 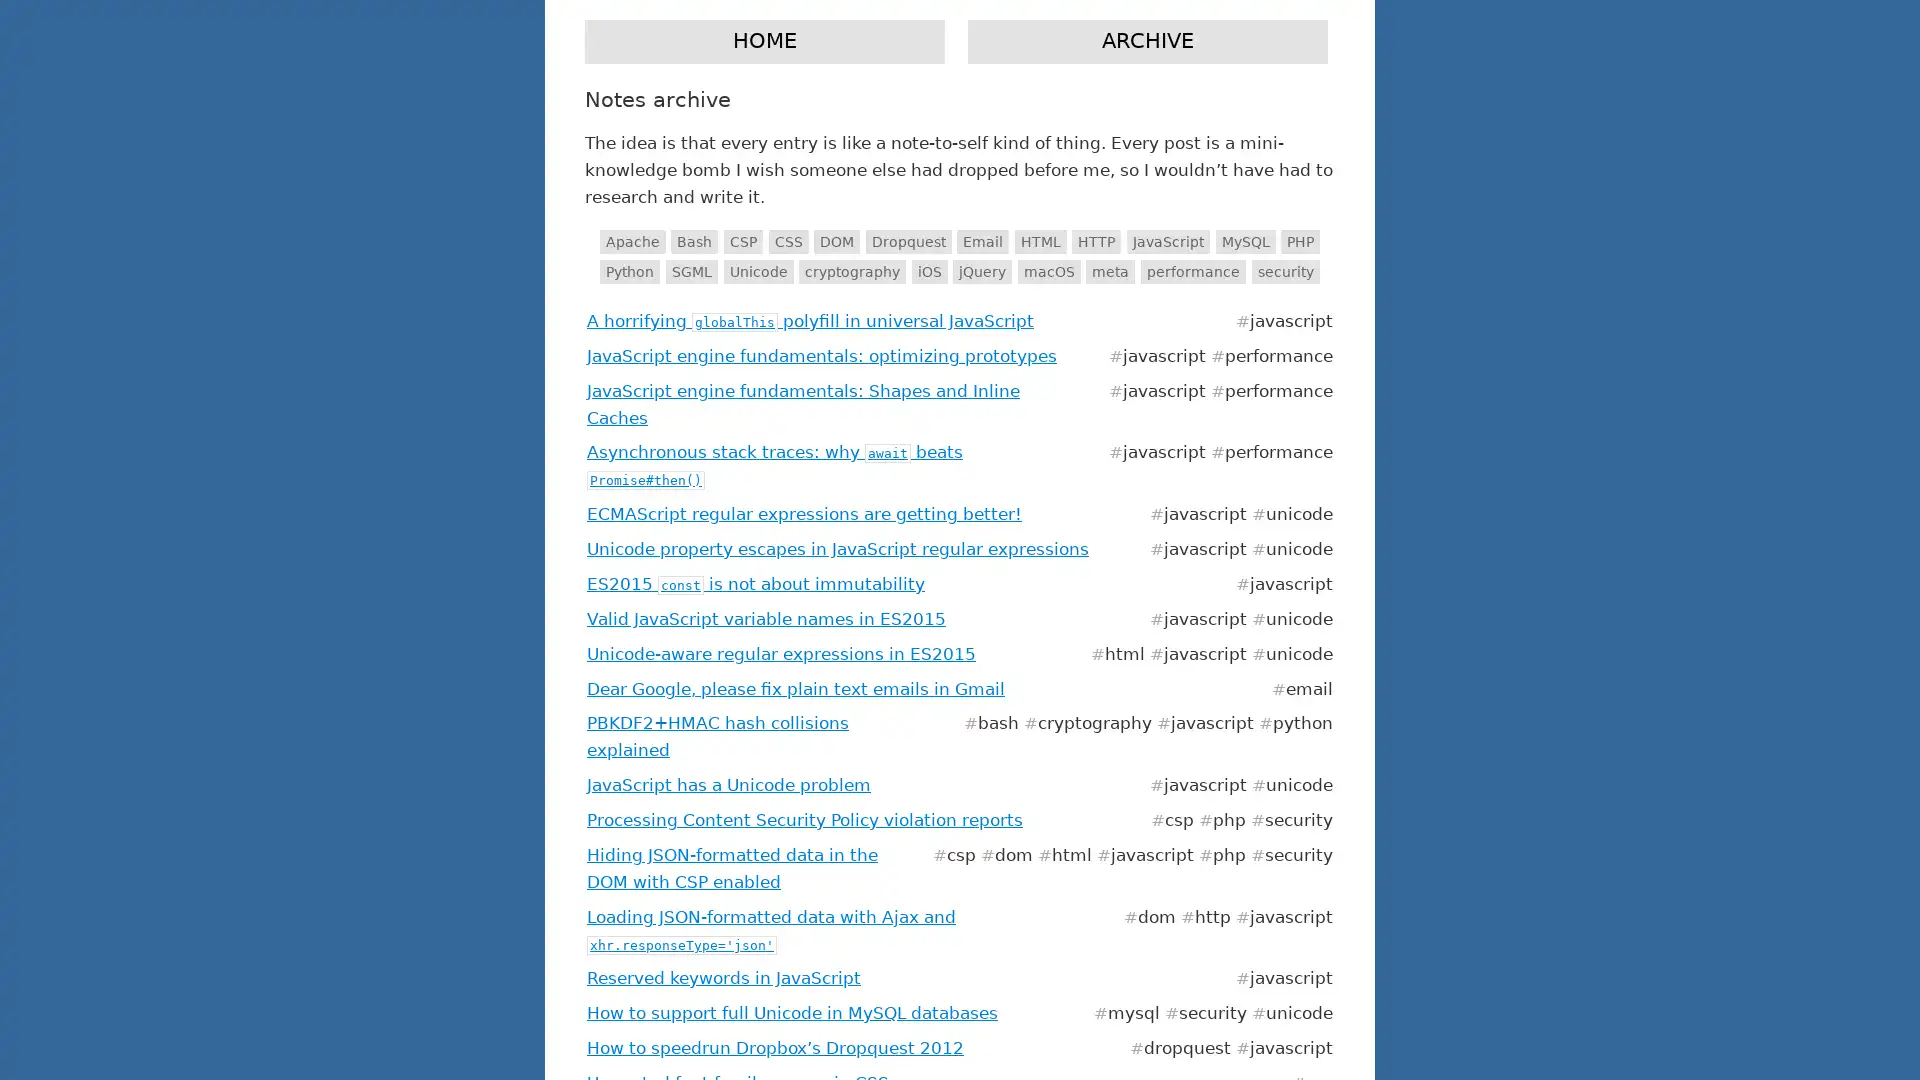 What do you see at coordinates (1168, 241) in the screenshot?
I see `JavaScript` at bounding box center [1168, 241].